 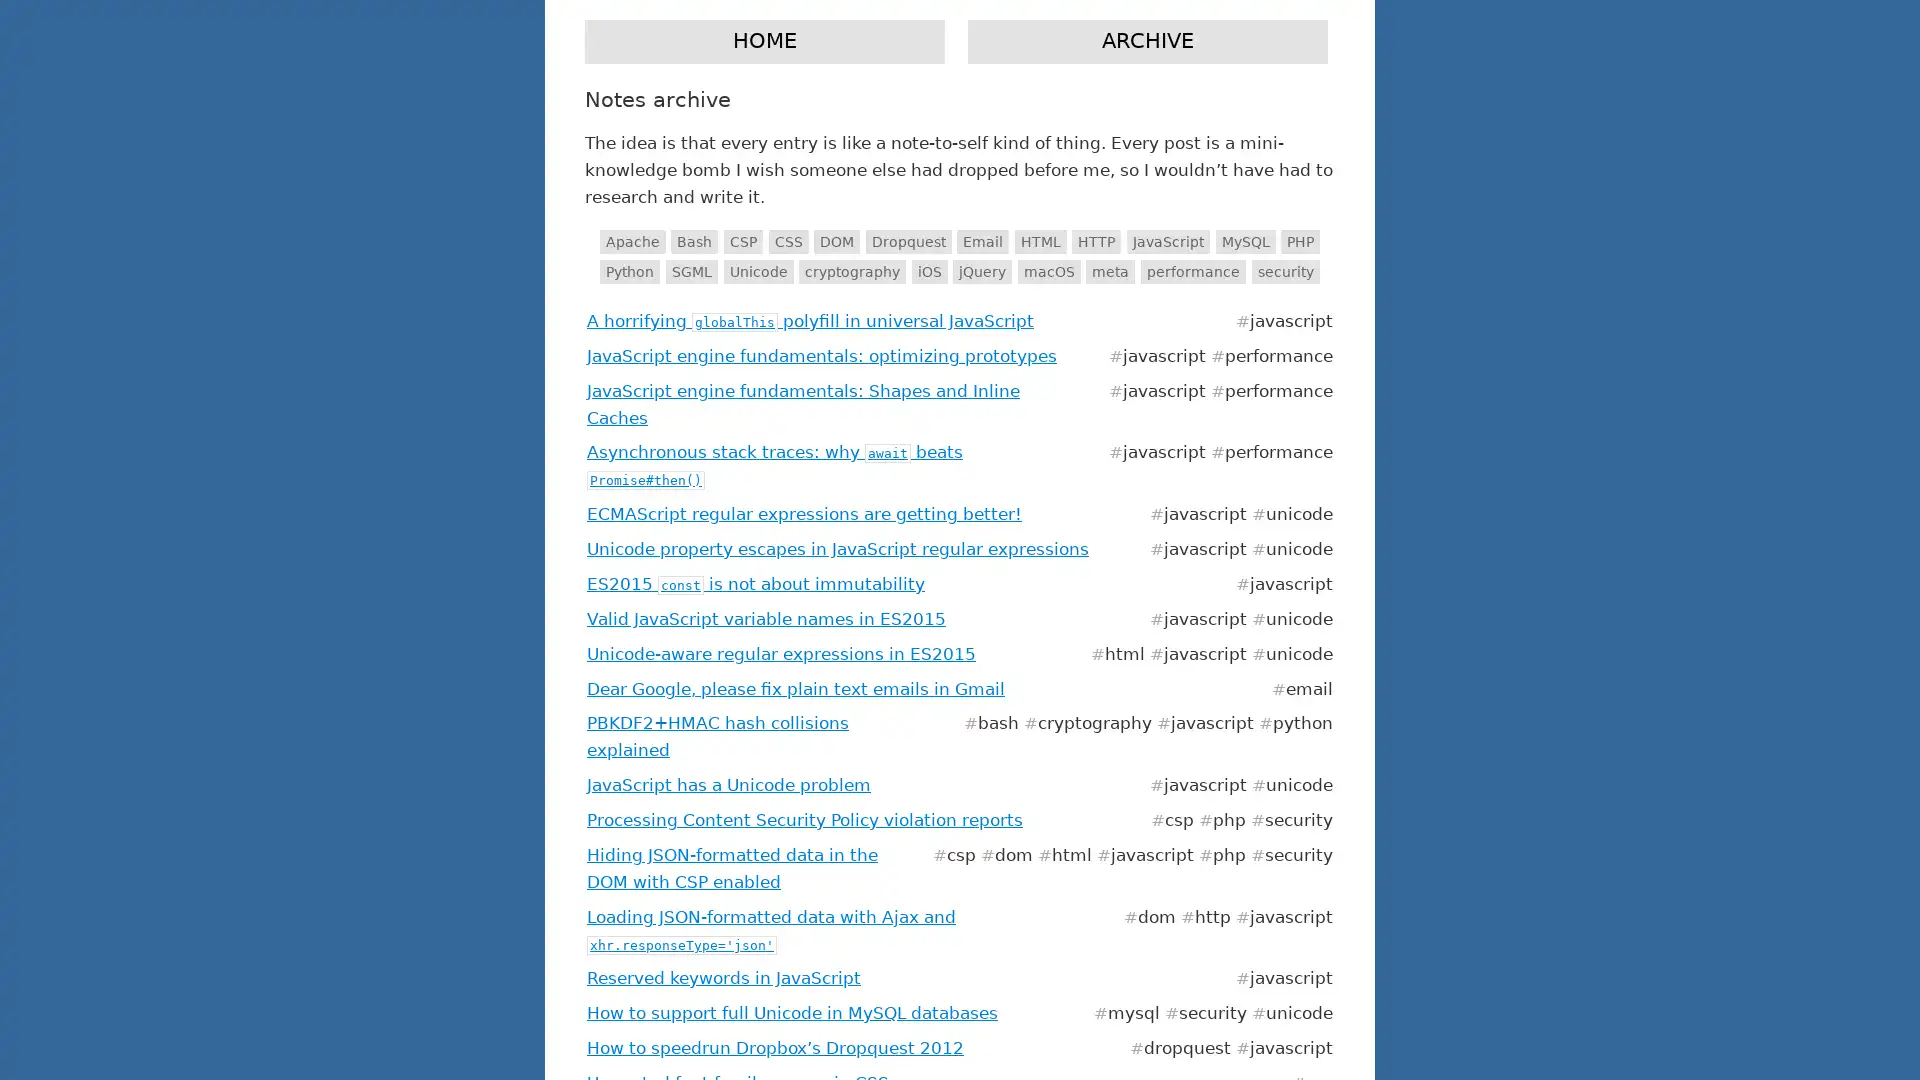 What do you see at coordinates (1168, 241) in the screenshot?
I see `JavaScript` at bounding box center [1168, 241].